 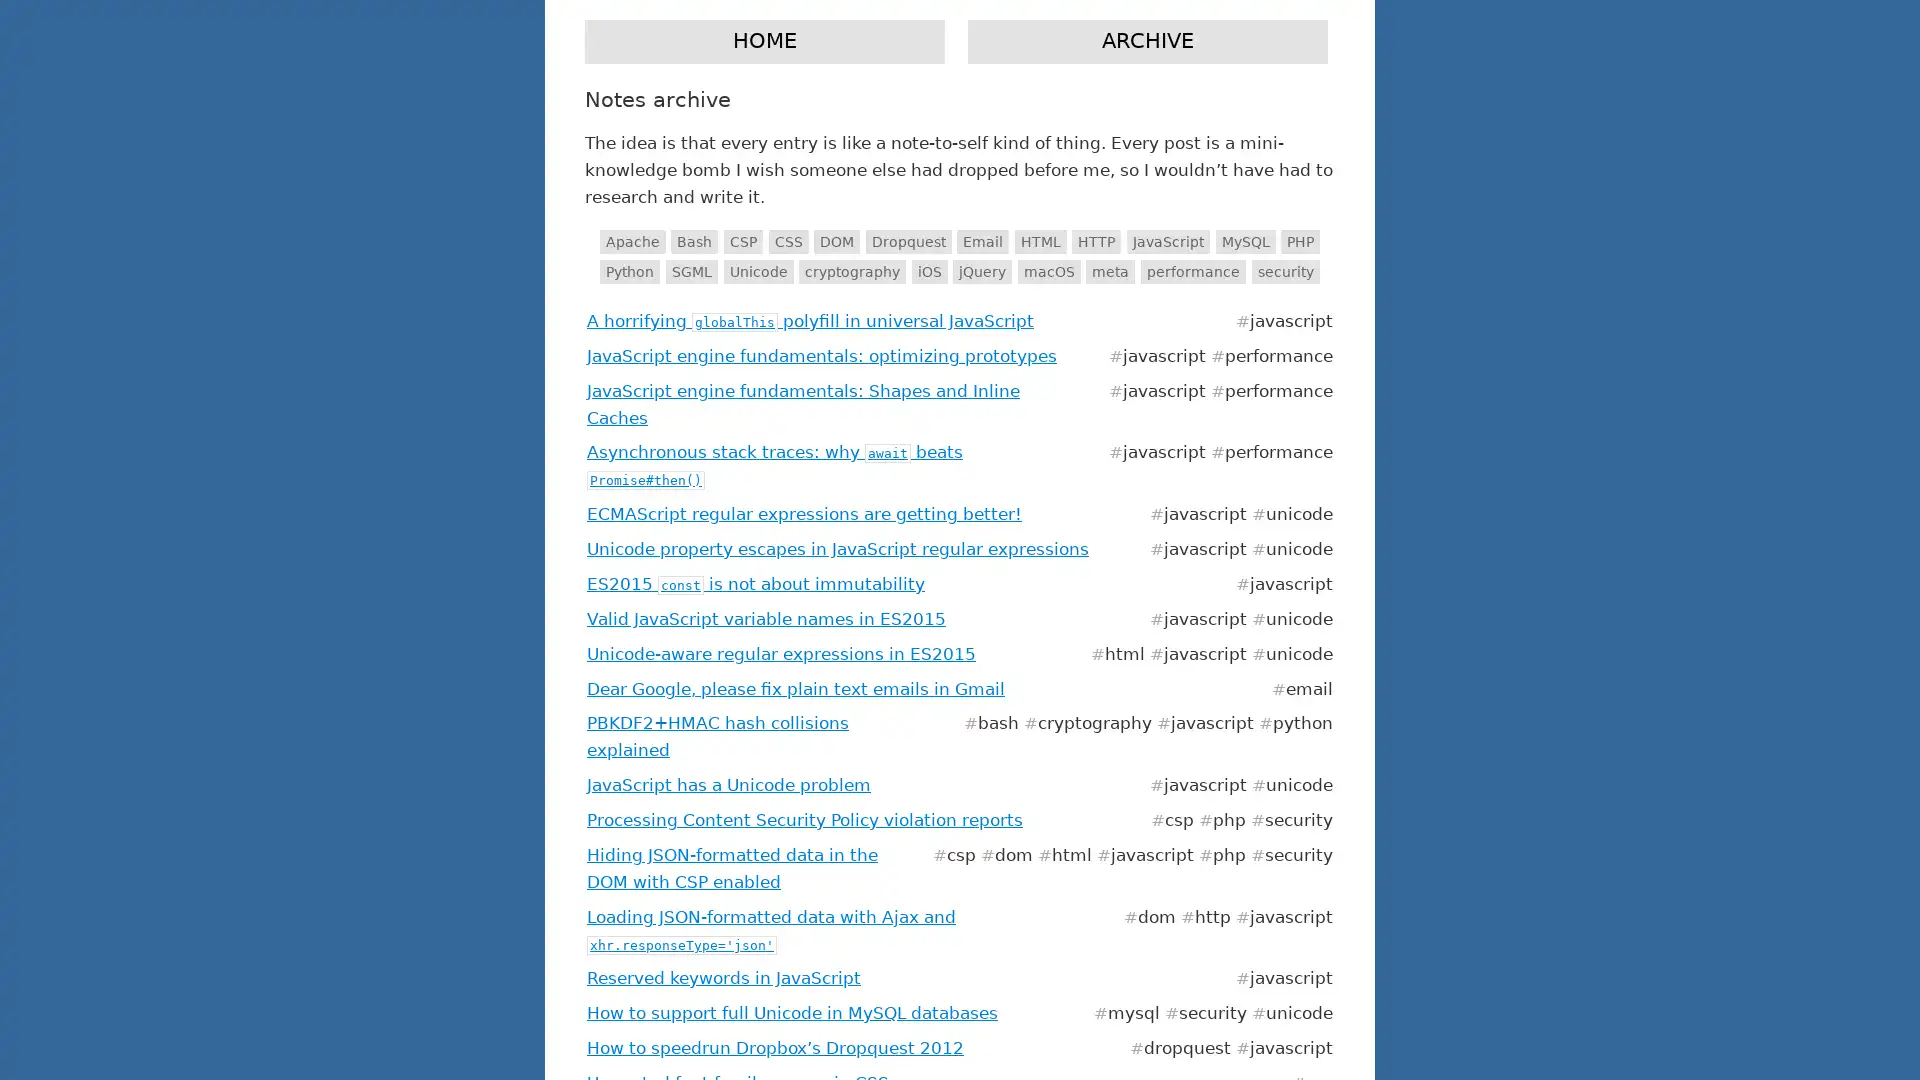 What do you see at coordinates (1168, 241) in the screenshot?
I see `JavaScript` at bounding box center [1168, 241].